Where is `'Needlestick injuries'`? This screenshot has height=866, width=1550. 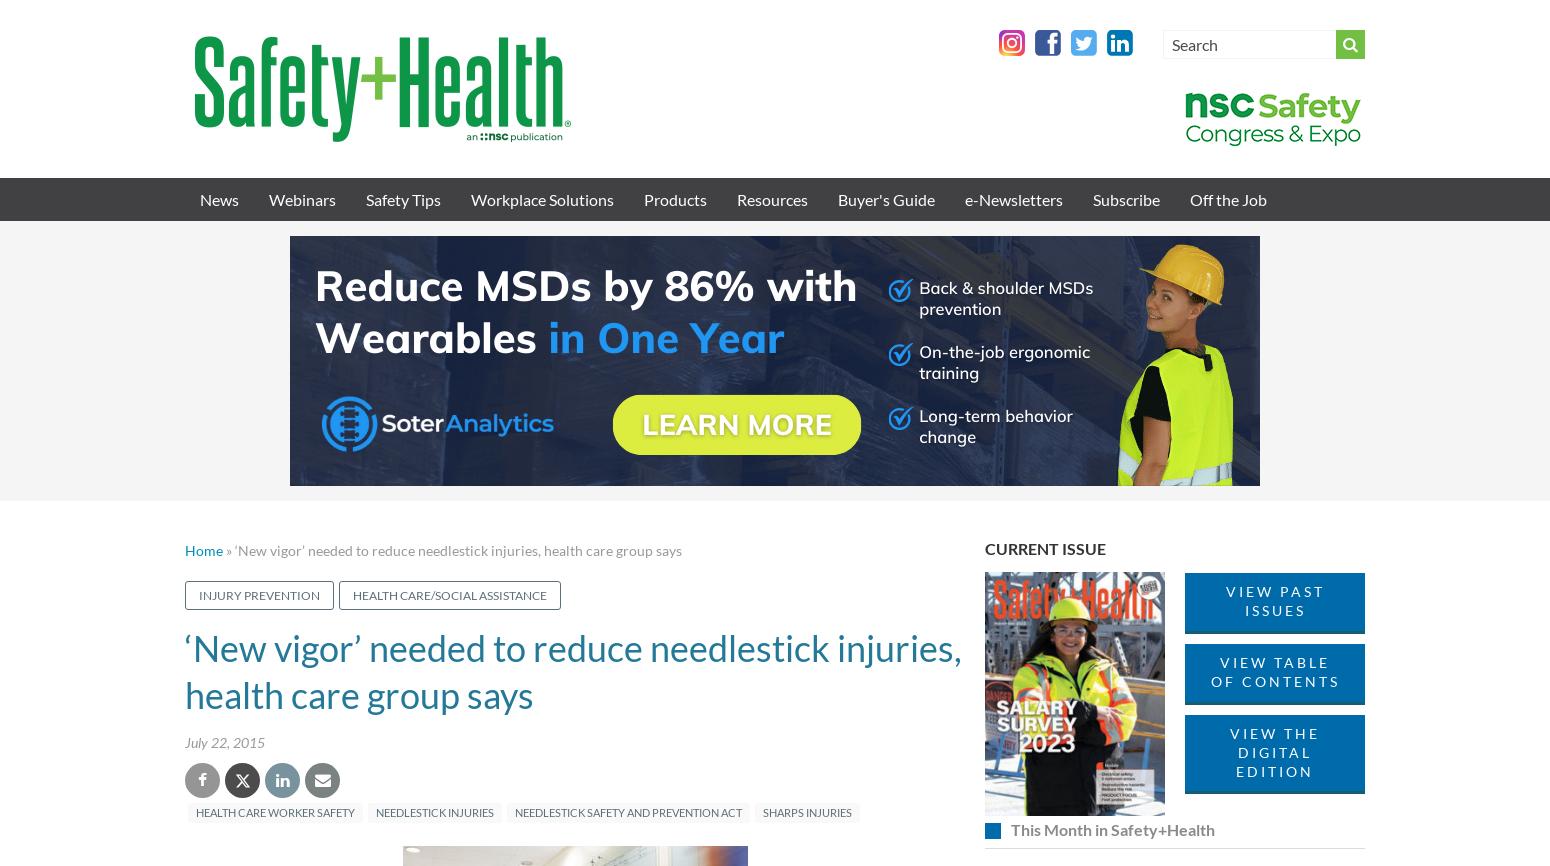
'Needlestick injuries' is located at coordinates (434, 811).